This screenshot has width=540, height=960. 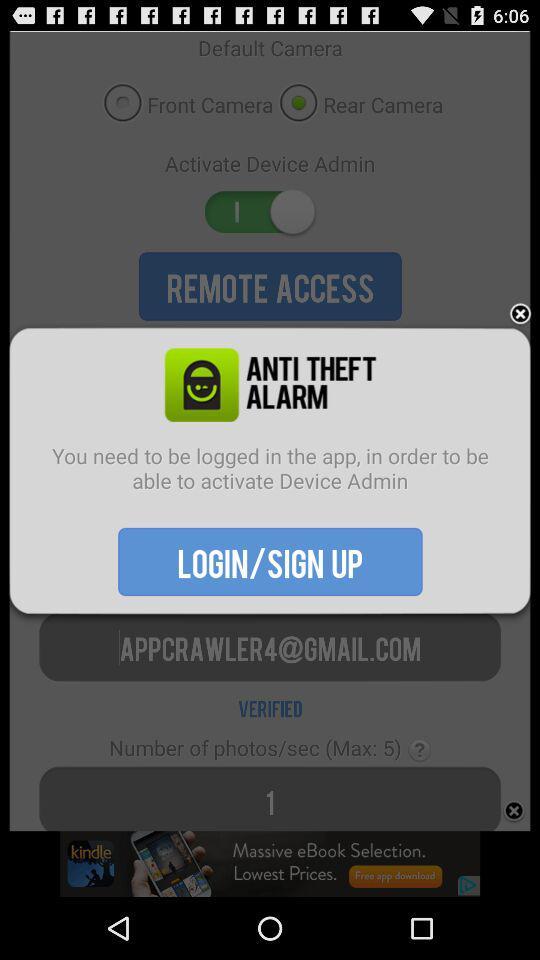 I want to click on the button is used to close the panel, so click(x=520, y=314).